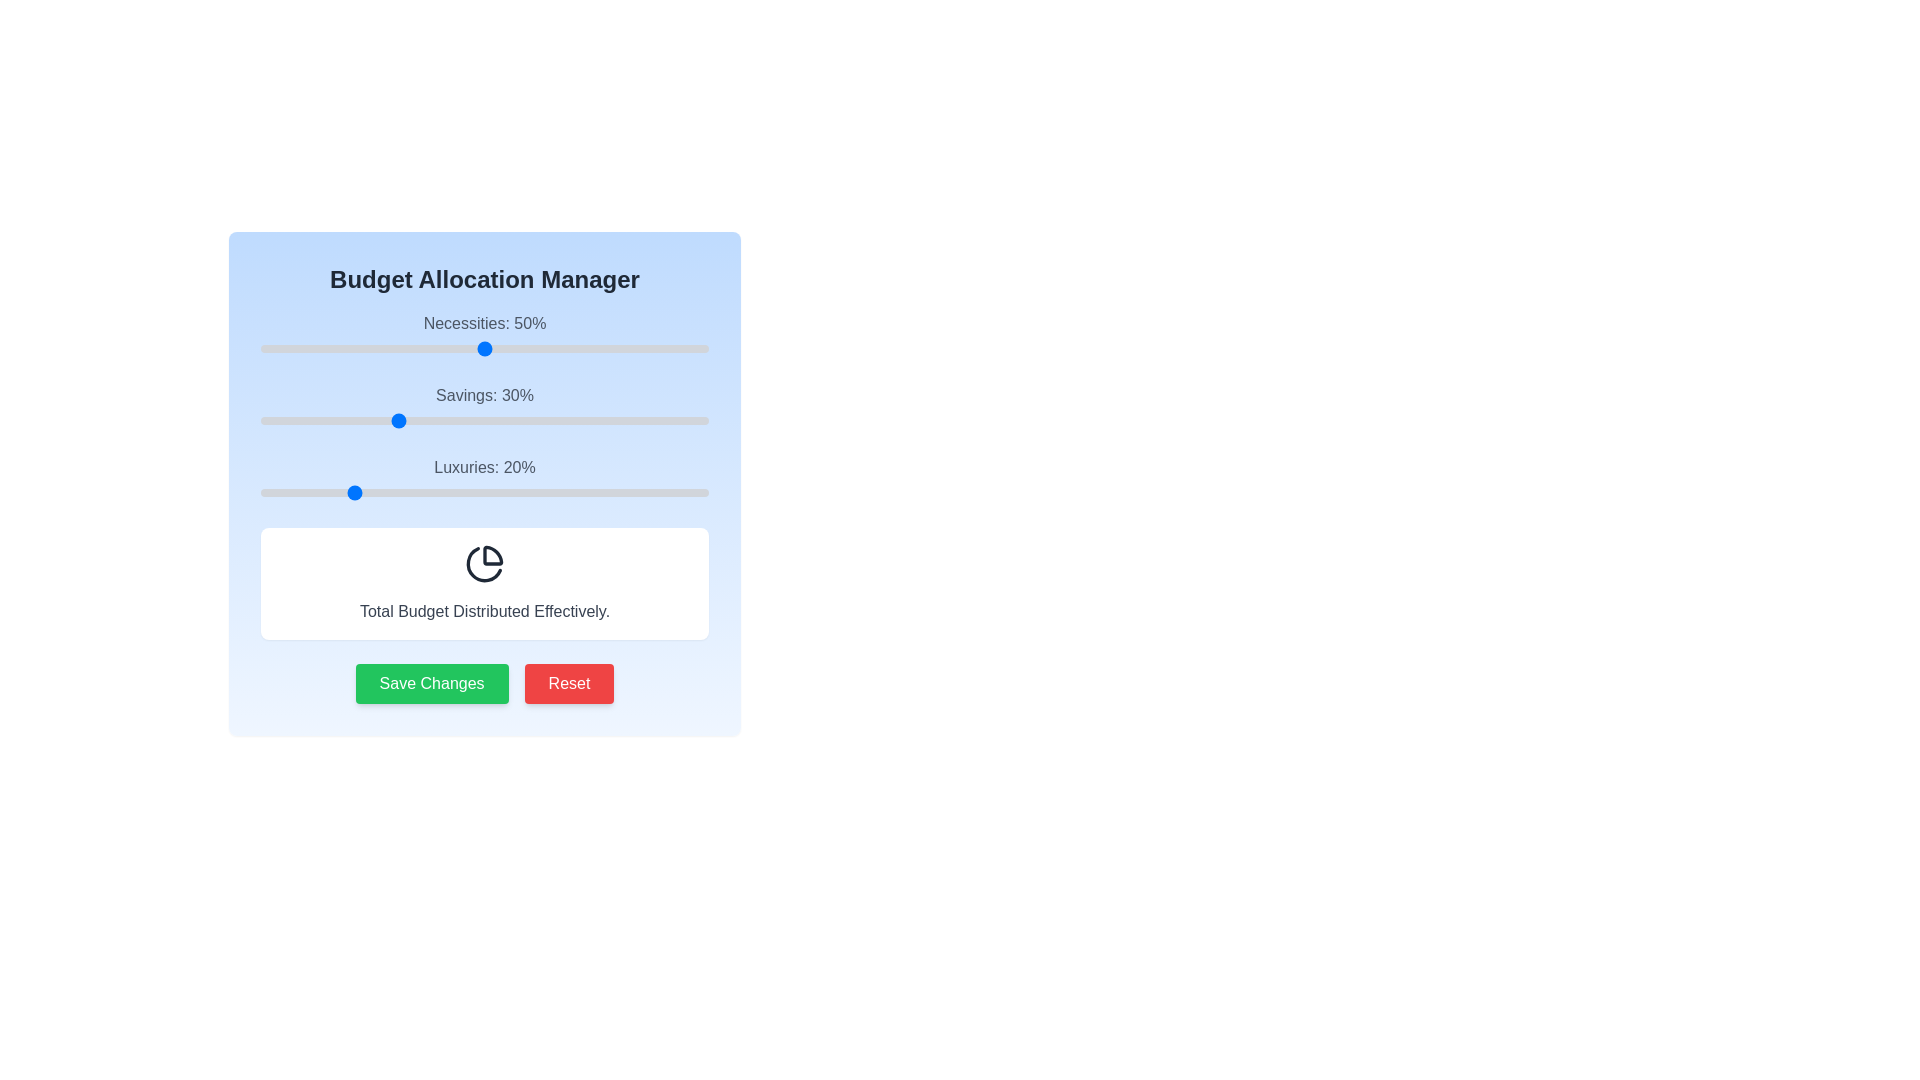  I want to click on the blue handle of the horizontal slider located below the 'Luxuries: 20%' text, so click(484, 493).